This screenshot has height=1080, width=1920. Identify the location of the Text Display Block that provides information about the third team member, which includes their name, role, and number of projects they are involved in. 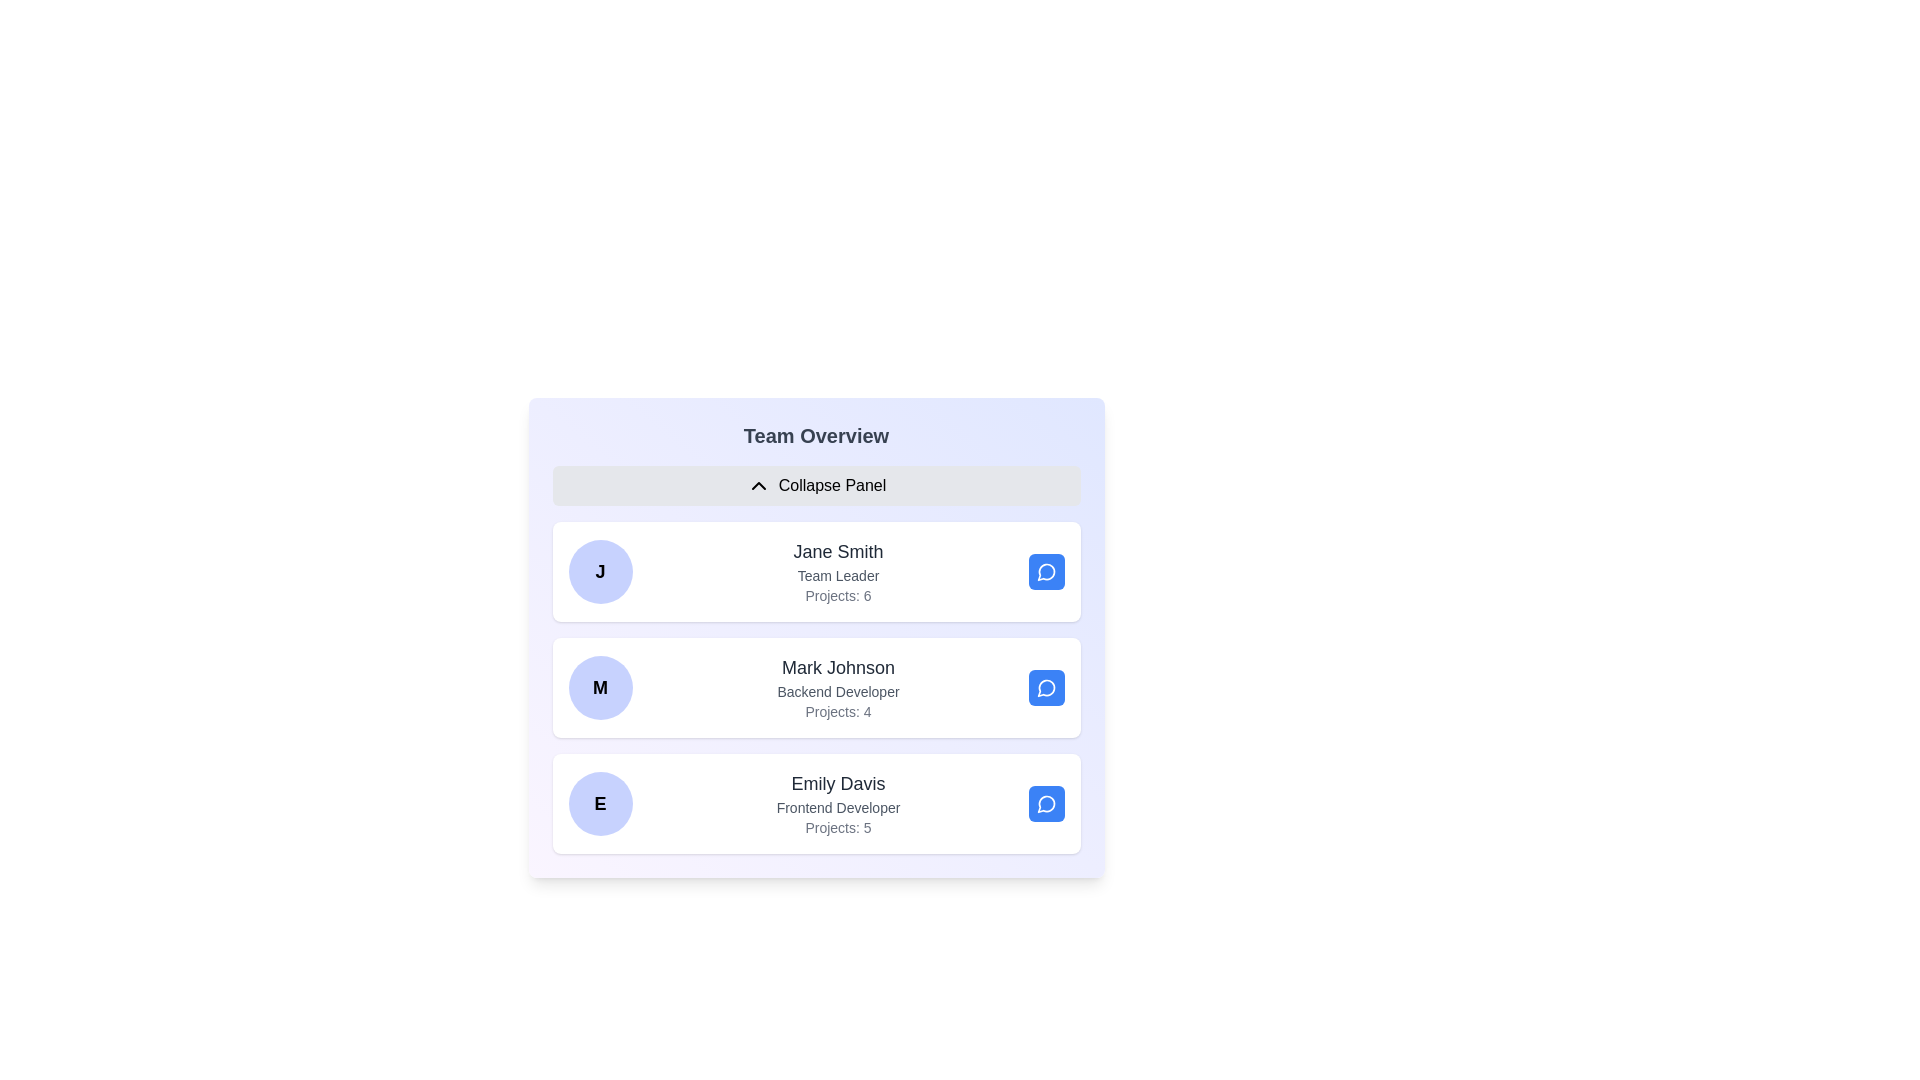
(838, 802).